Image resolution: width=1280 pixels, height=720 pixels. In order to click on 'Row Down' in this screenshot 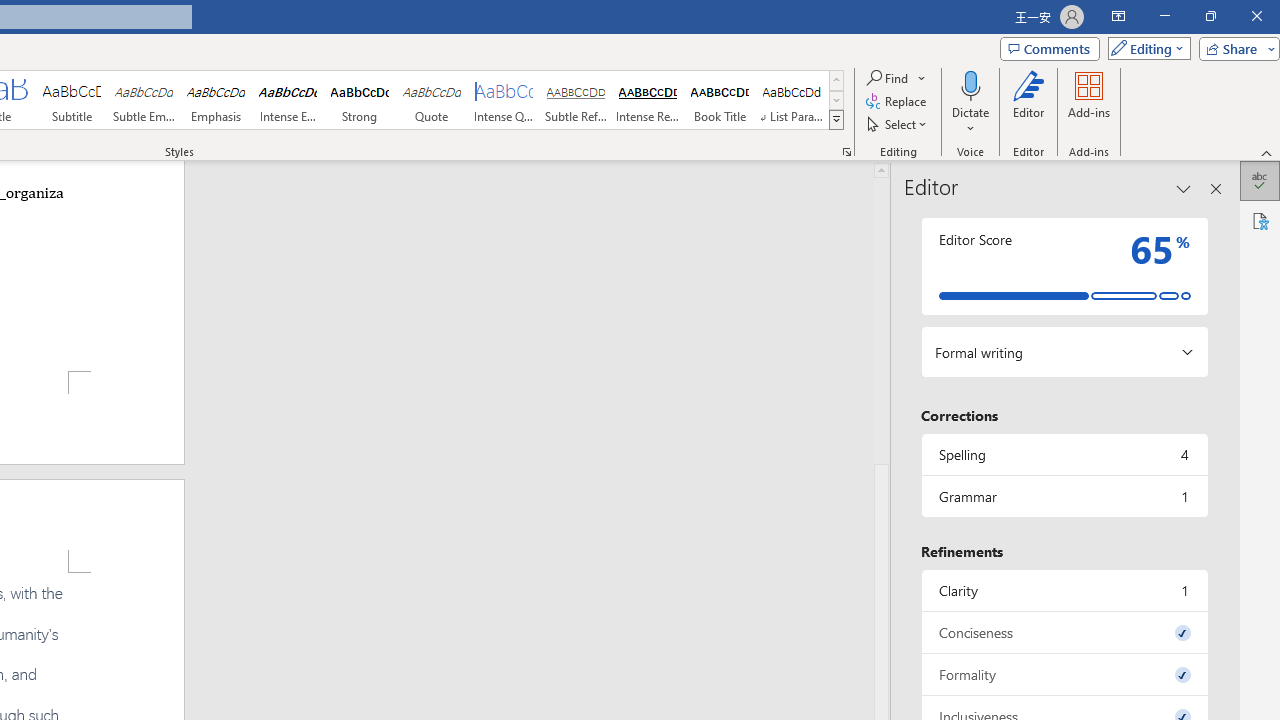, I will do `click(836, 100)`.